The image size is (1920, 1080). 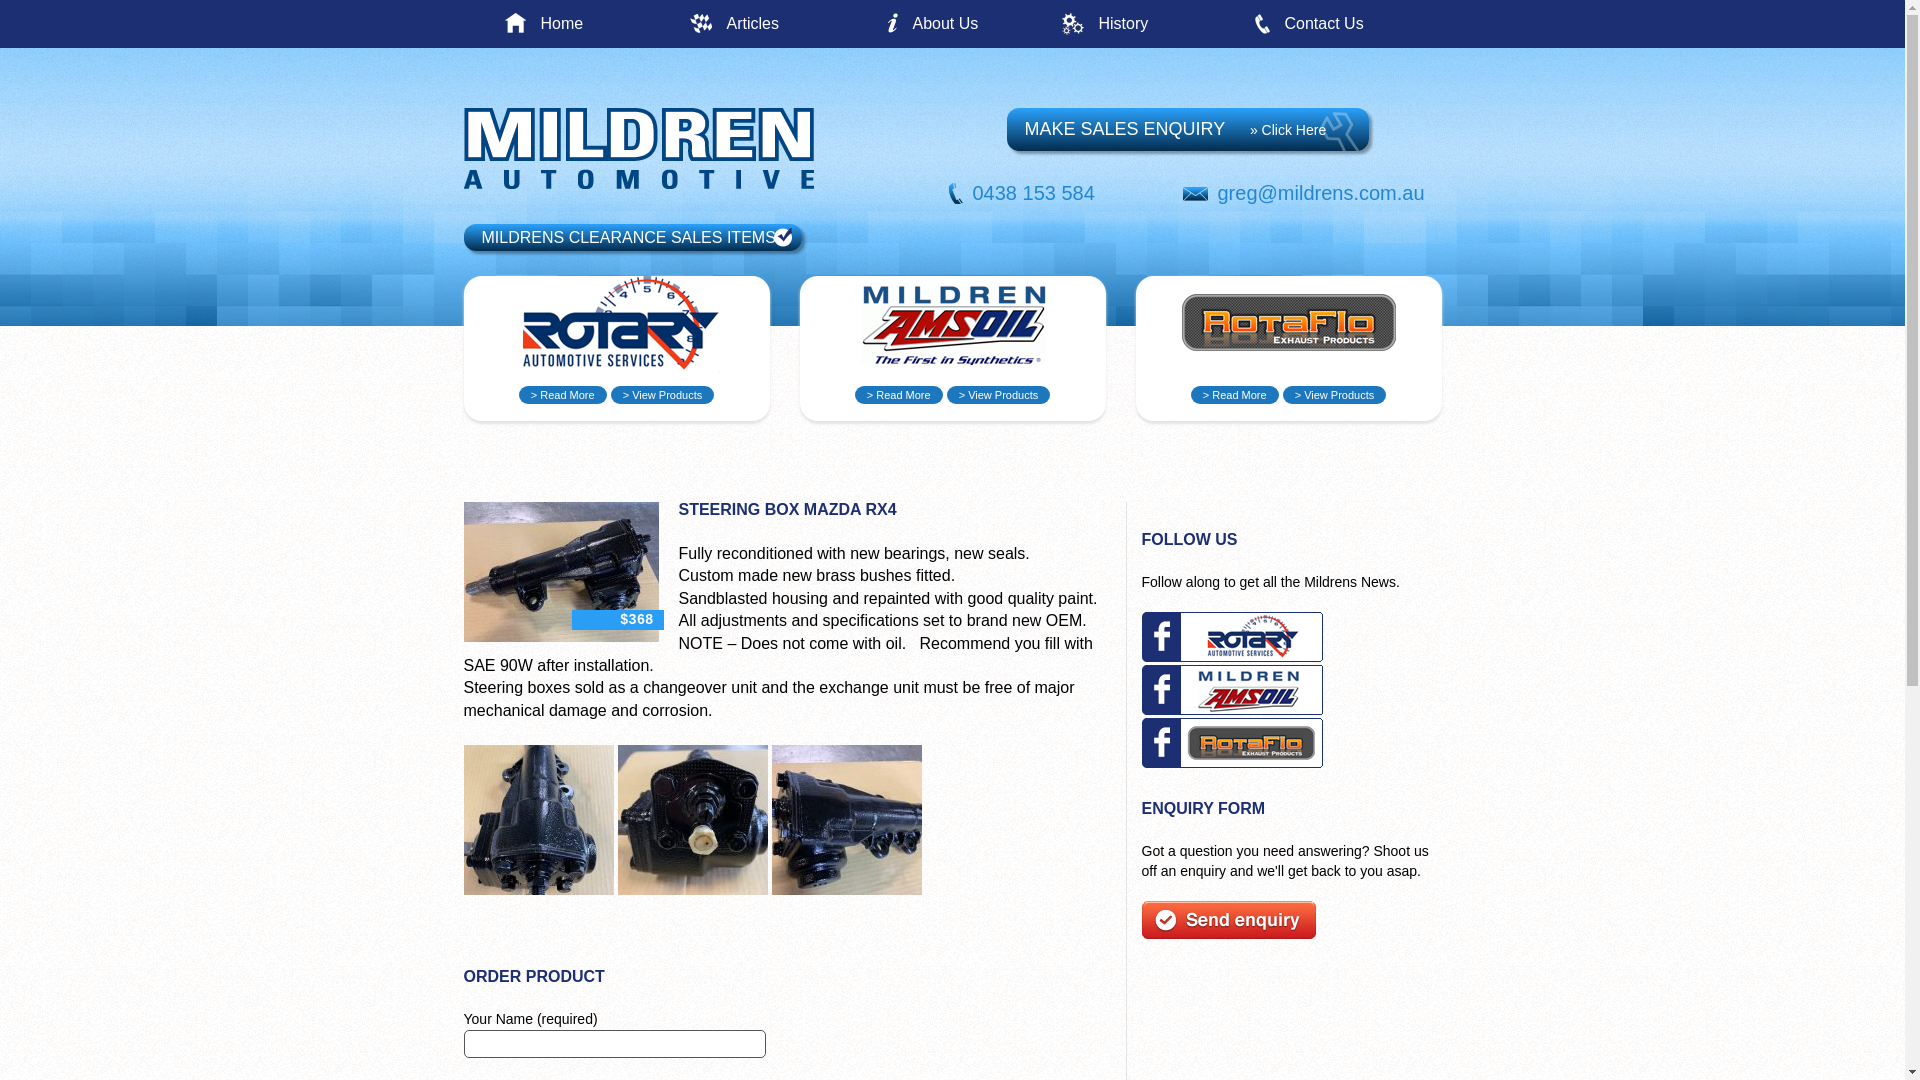 What do you see at coordinates (1358, 23) in the screenshot?
I see `'Contact Us'` at bounding box center [1358, 23].